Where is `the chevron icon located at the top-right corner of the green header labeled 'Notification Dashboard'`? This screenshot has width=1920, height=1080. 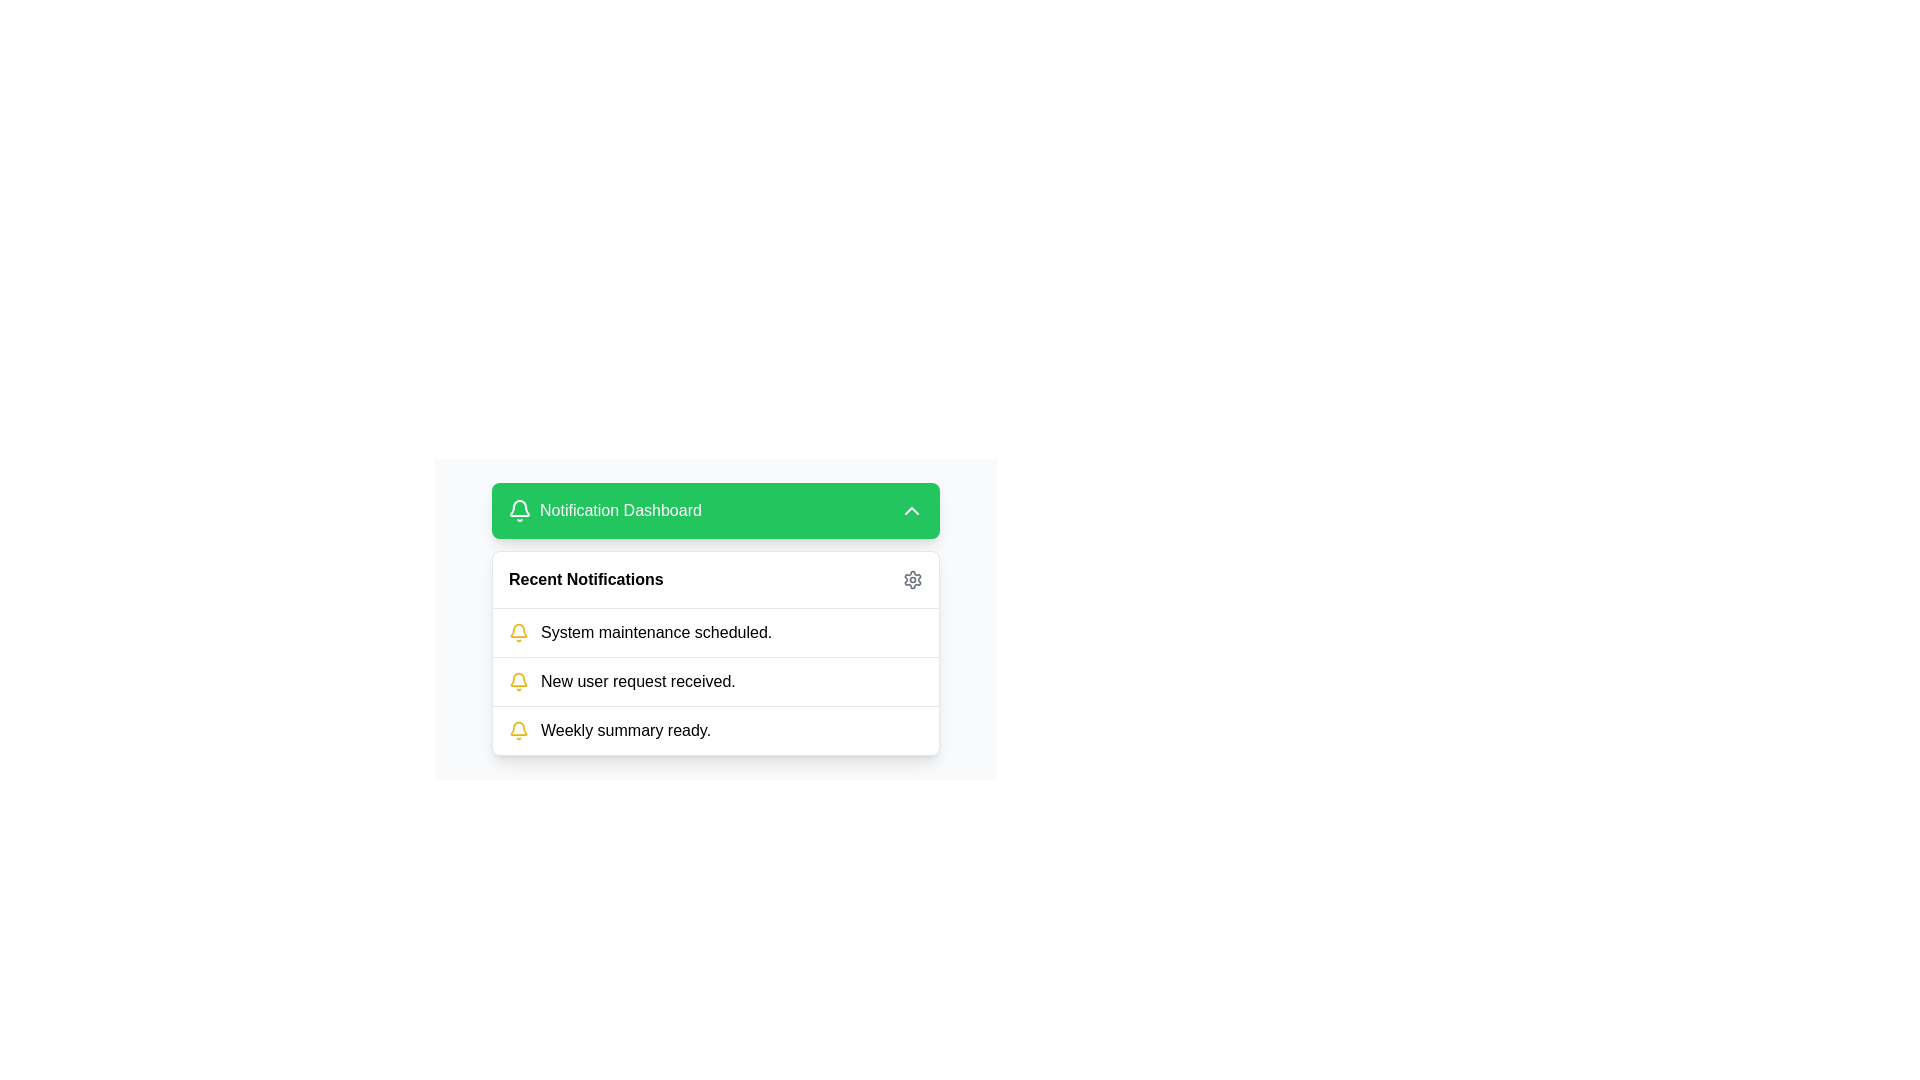 the chevron icon located at the top-right corner of the green header labeled 'Notification Dashboard' is located at coordinates (911, 509).